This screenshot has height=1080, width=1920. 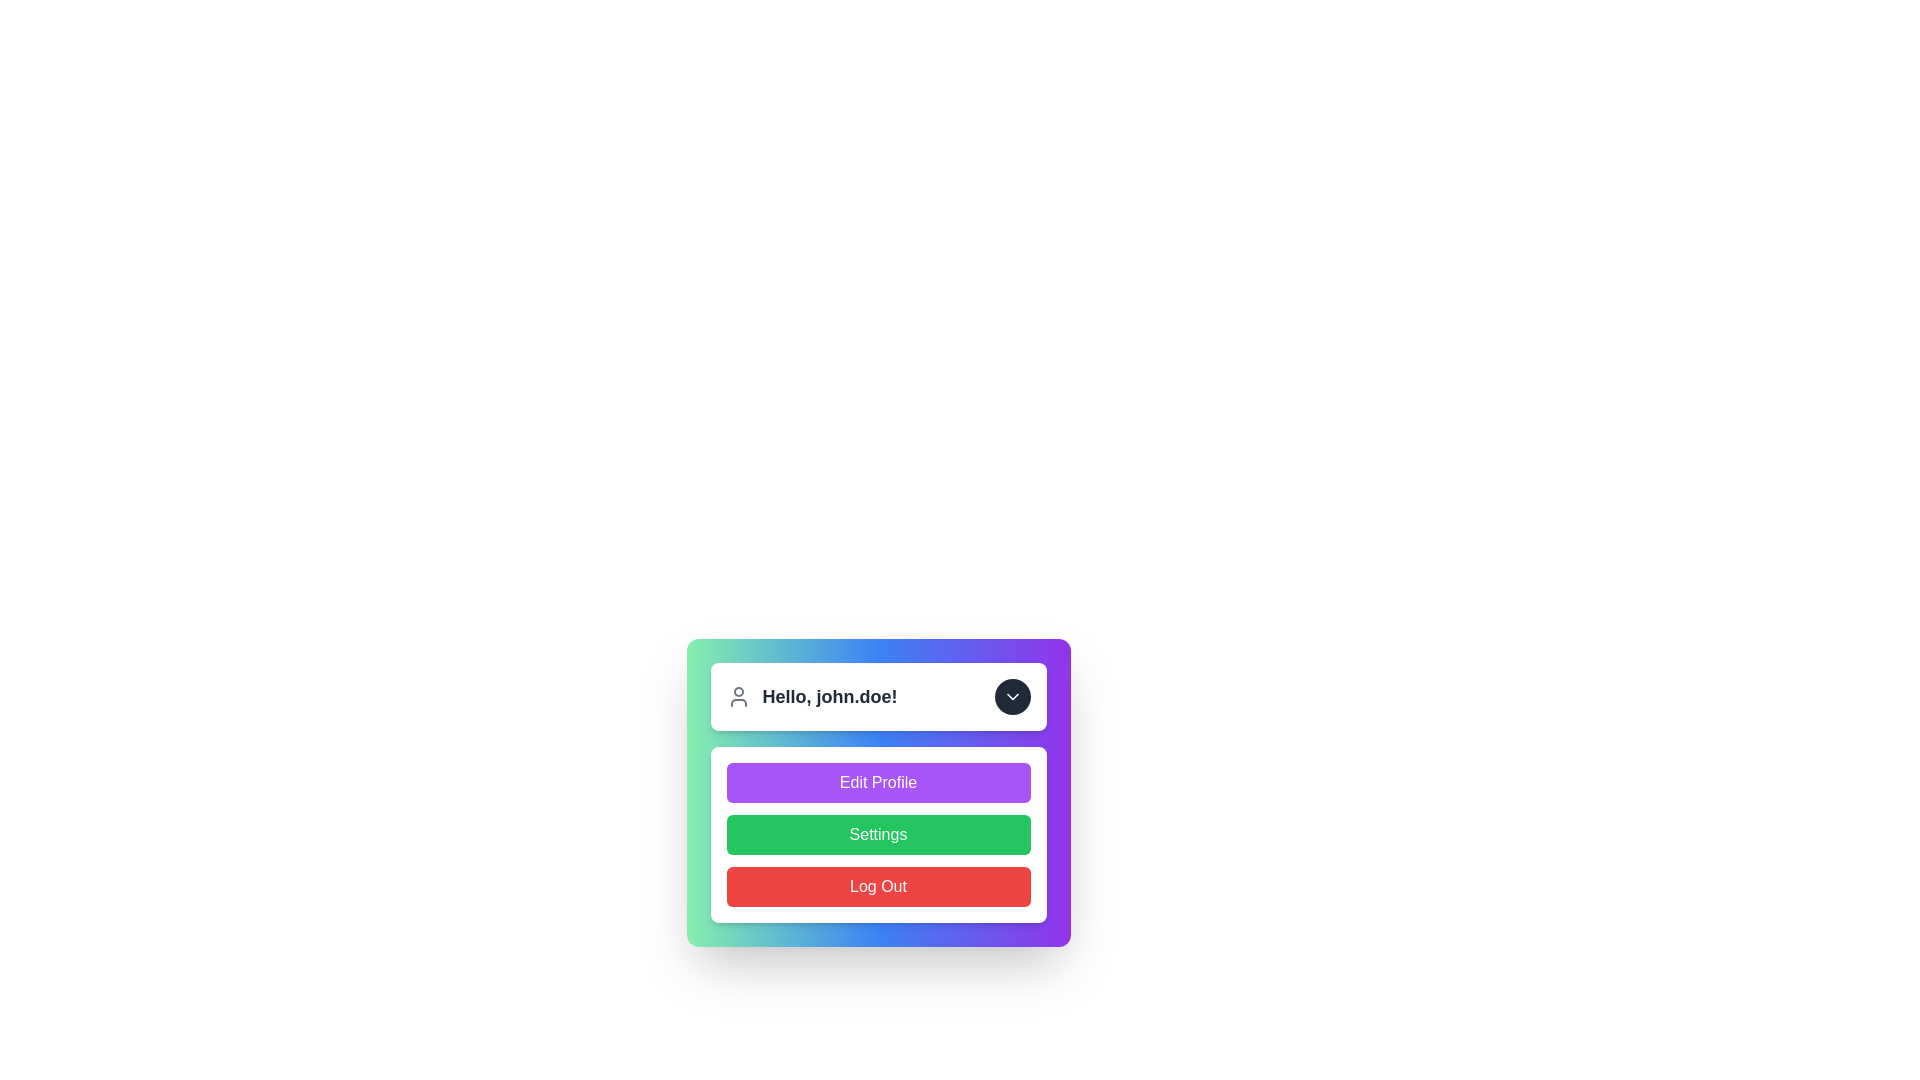 I want to click on the chevron icon within the circular button located in the top right corner of the user menu, so click(x=1012, y=696).